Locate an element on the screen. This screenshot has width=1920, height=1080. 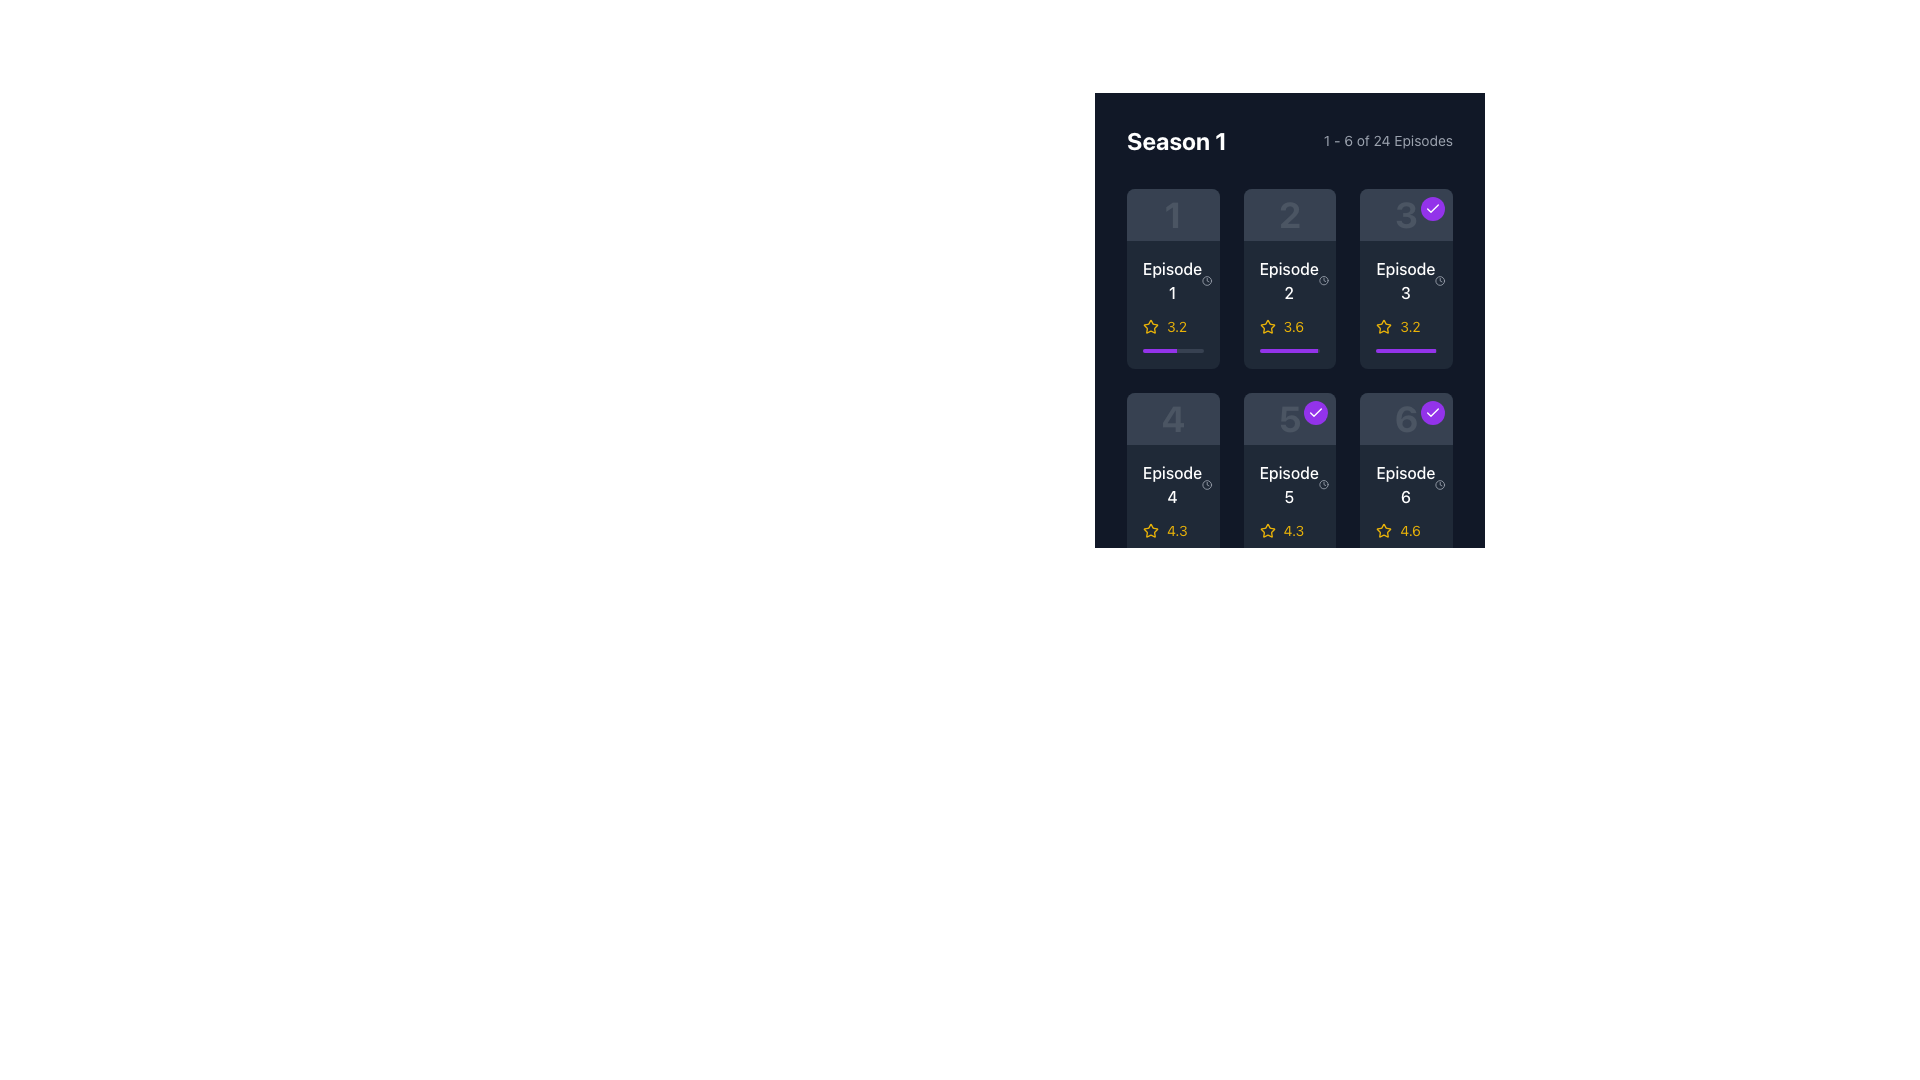
the progress bar indicating the completion status for 'Episode 3', located at the bottom section of the card just below the star rating is located at coordinates (1405, 350).